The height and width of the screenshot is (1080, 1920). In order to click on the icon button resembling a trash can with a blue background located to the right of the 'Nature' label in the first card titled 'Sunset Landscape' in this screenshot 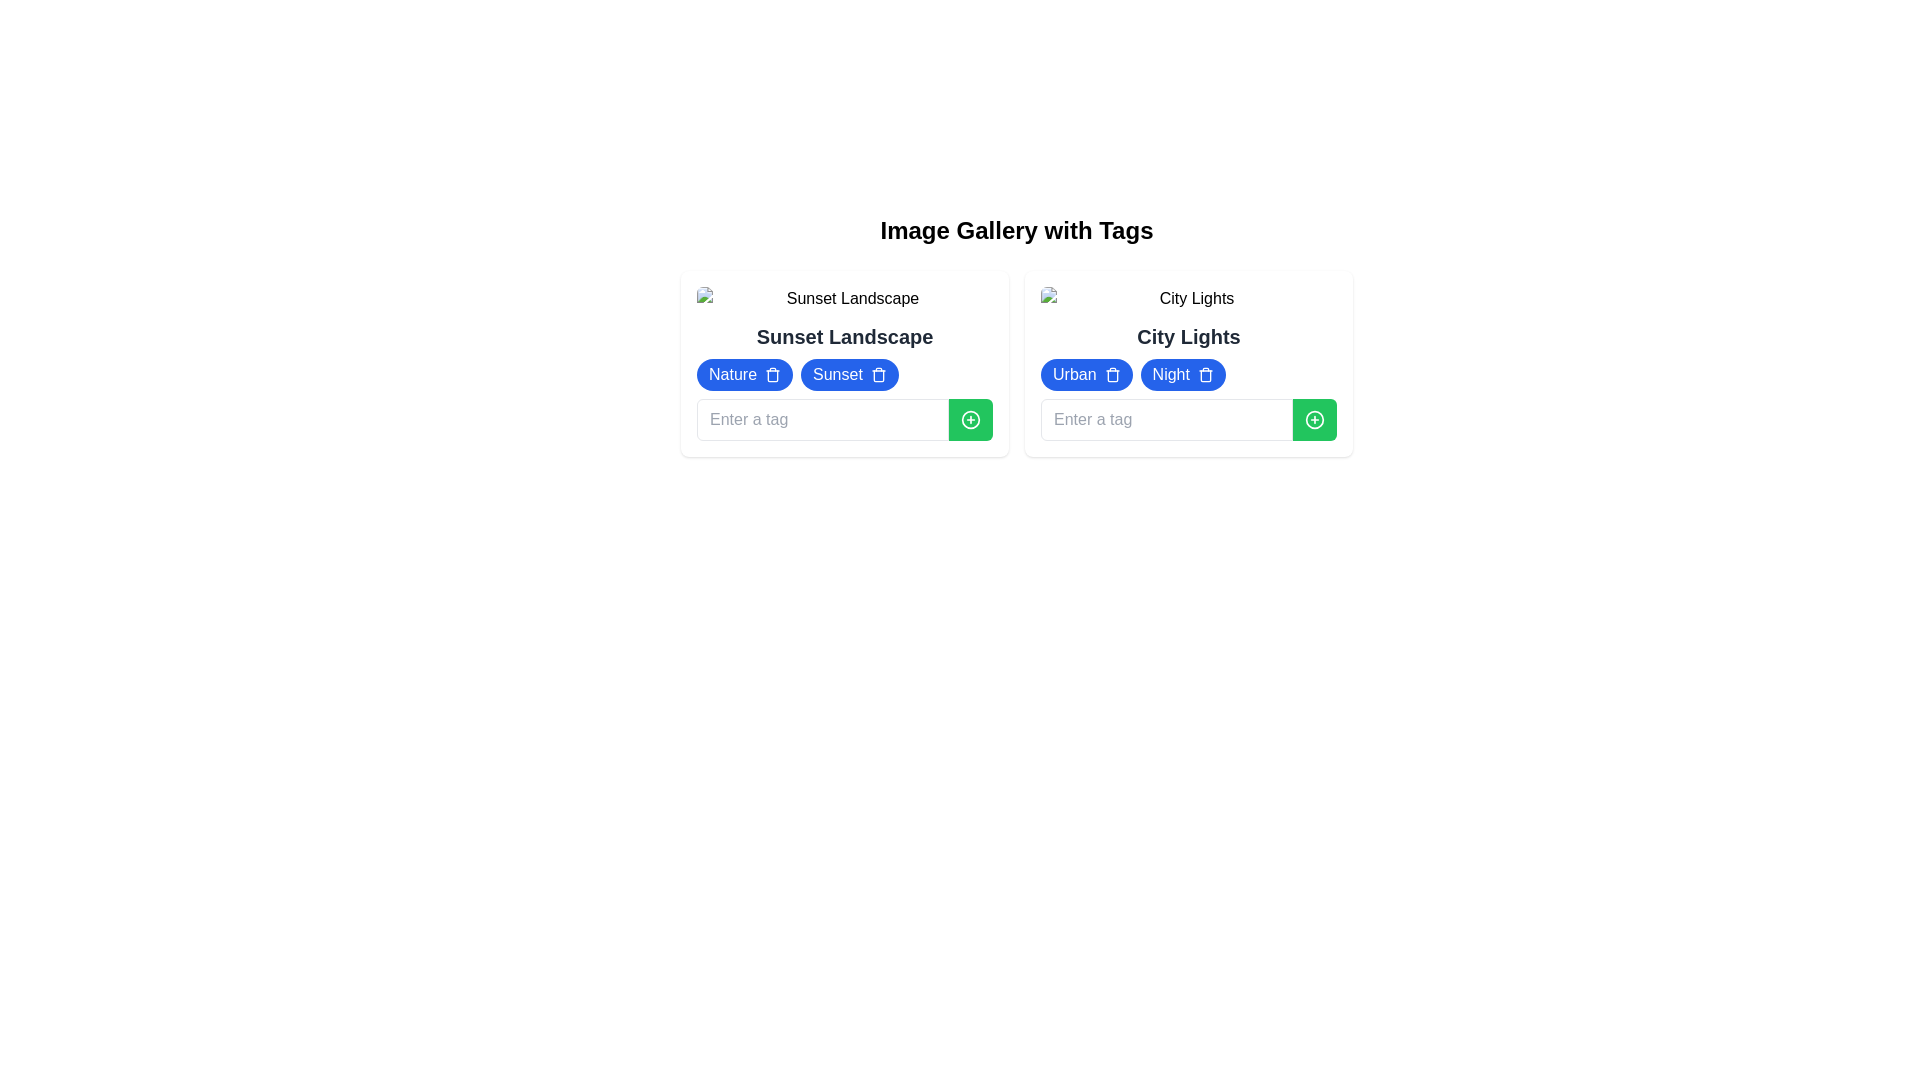, I will do `click(771, 374)`.